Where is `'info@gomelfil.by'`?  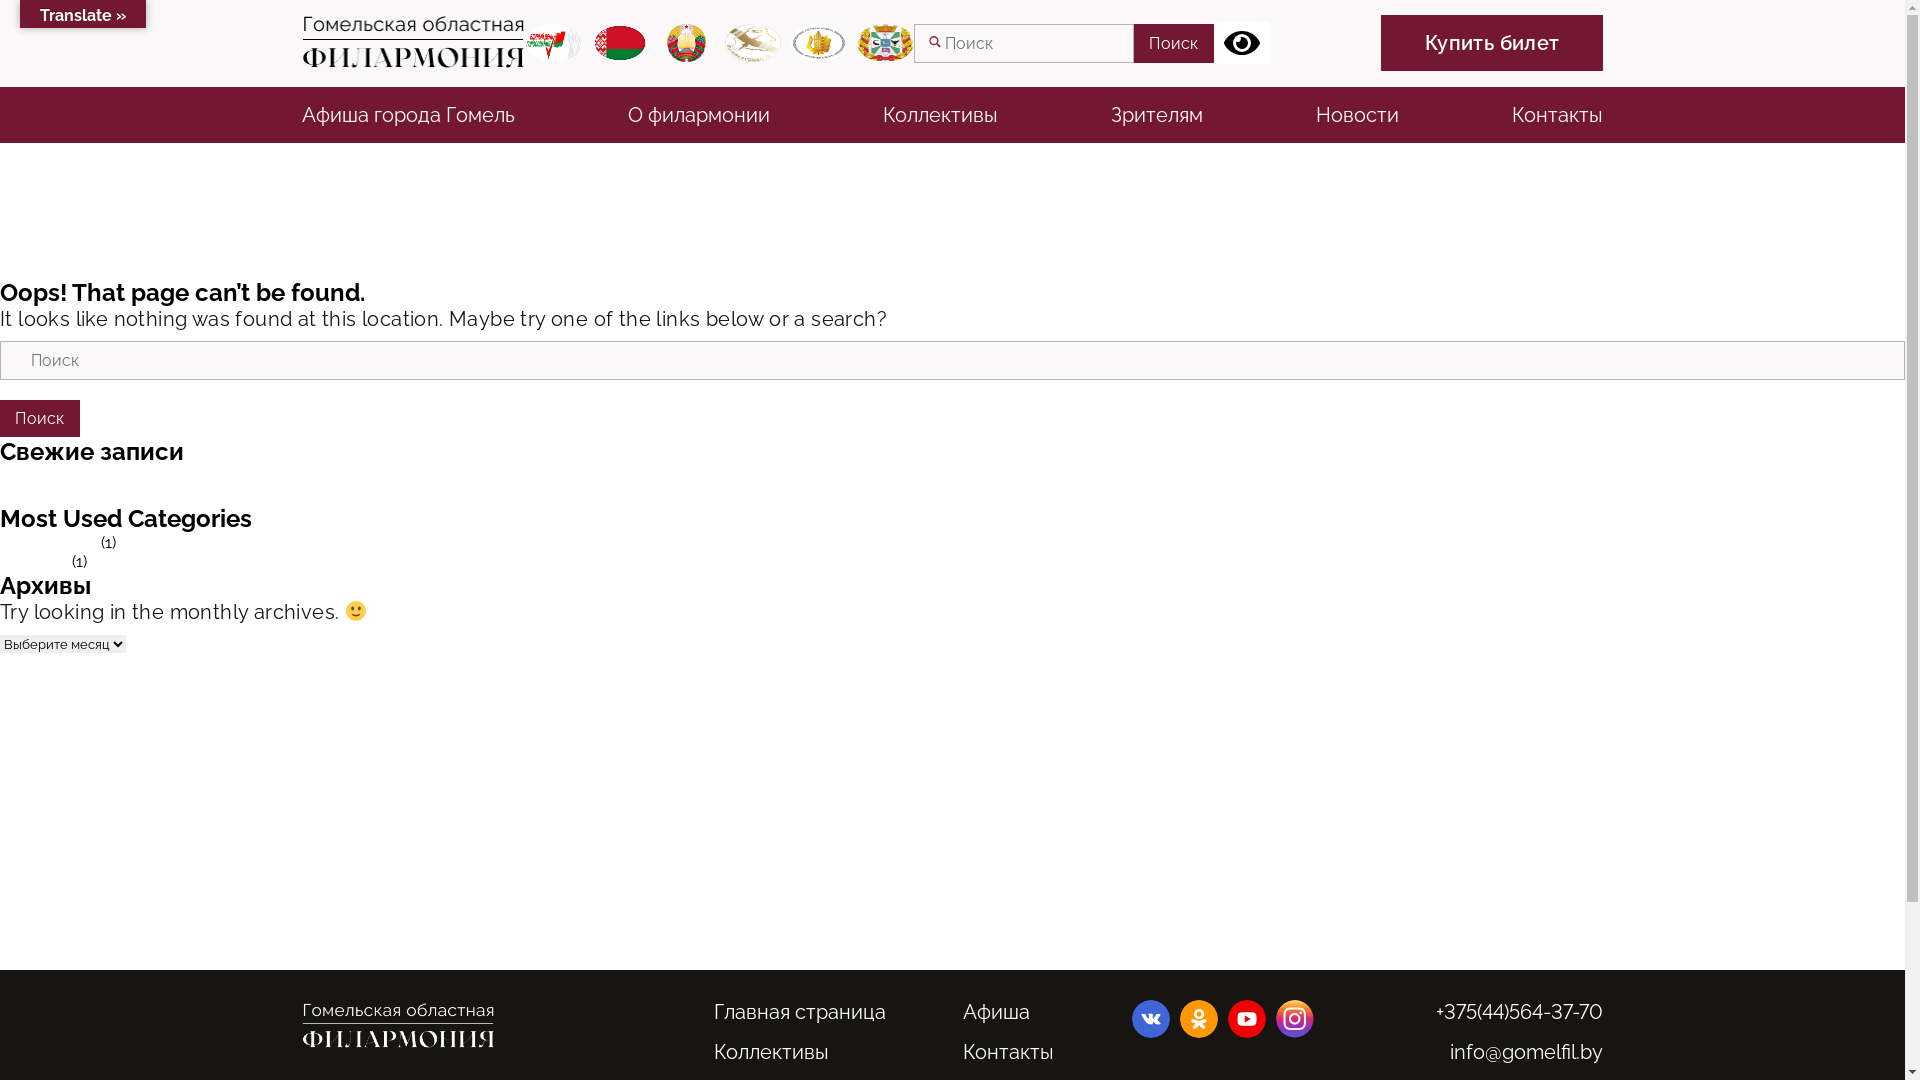 'info@gomelfil.by' is located at coordinates (1449, 1051).